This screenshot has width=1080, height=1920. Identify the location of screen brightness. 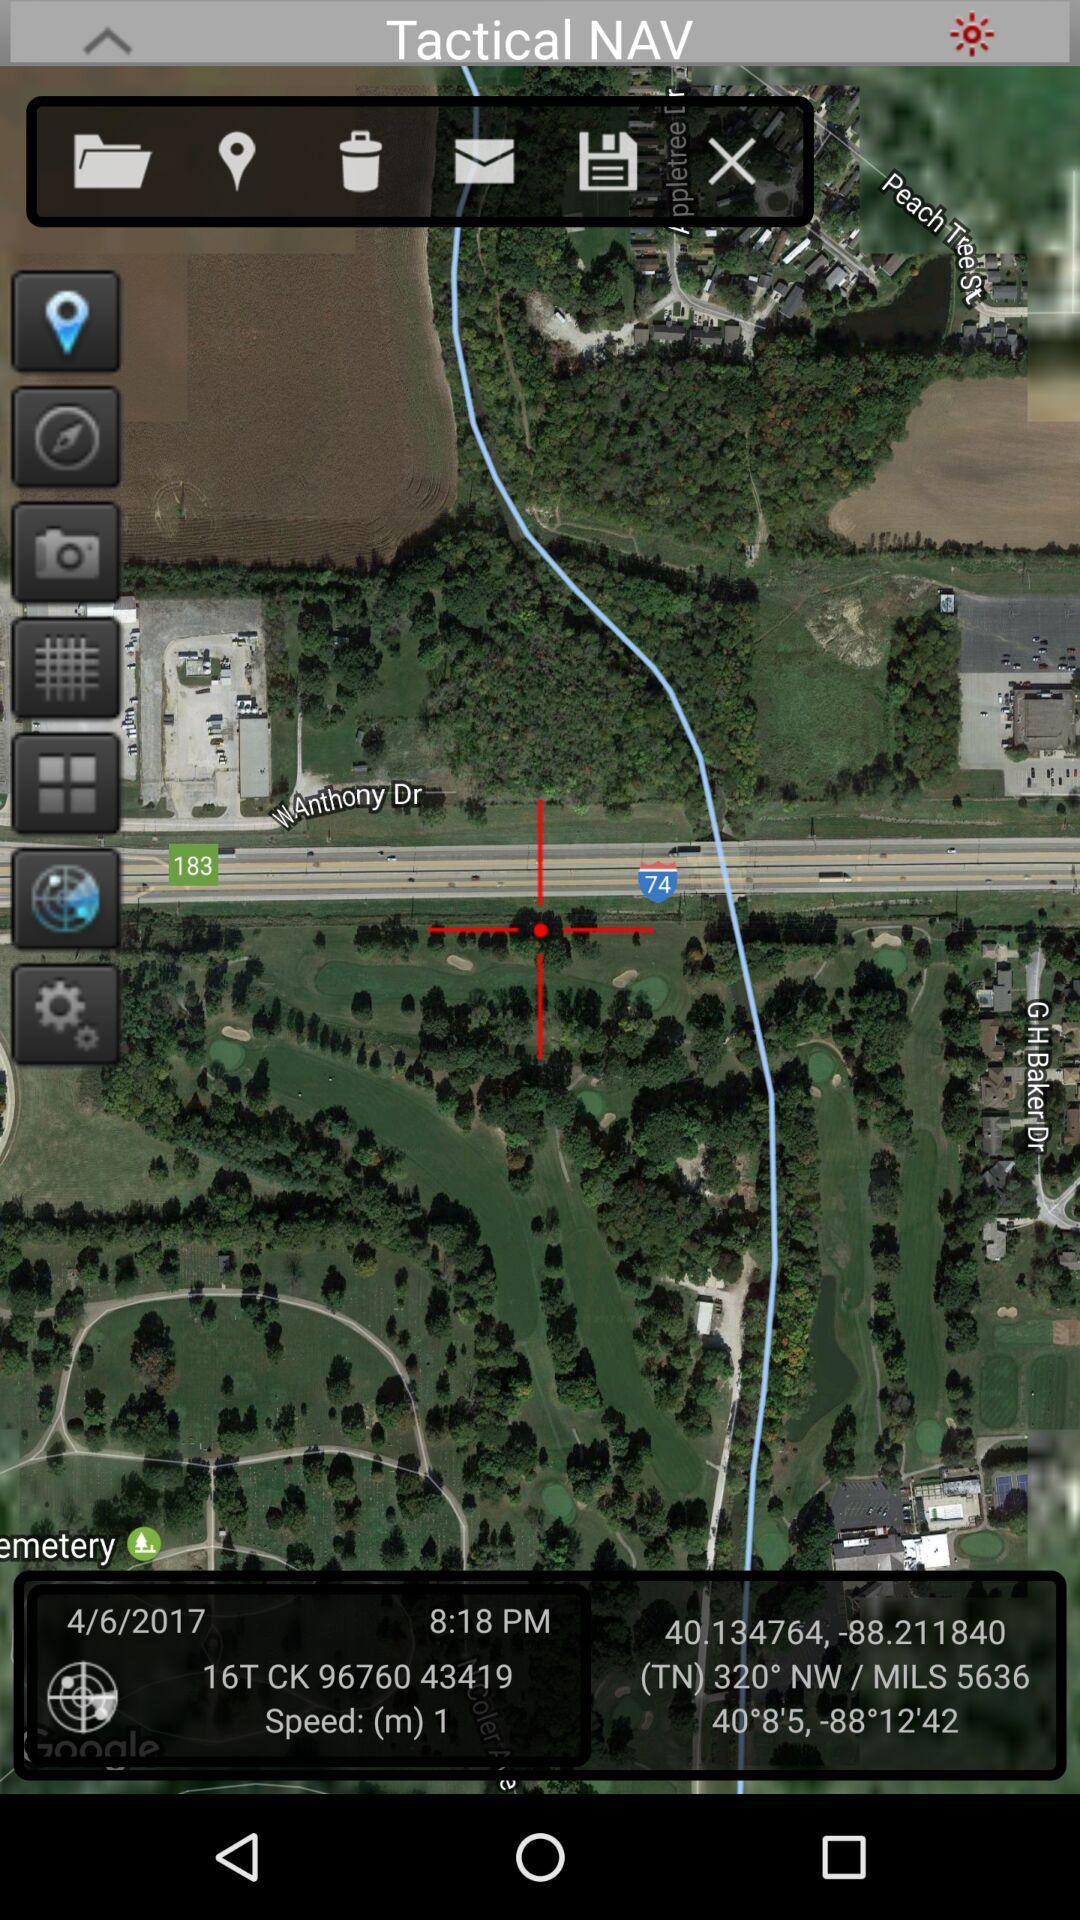
(971, 33).